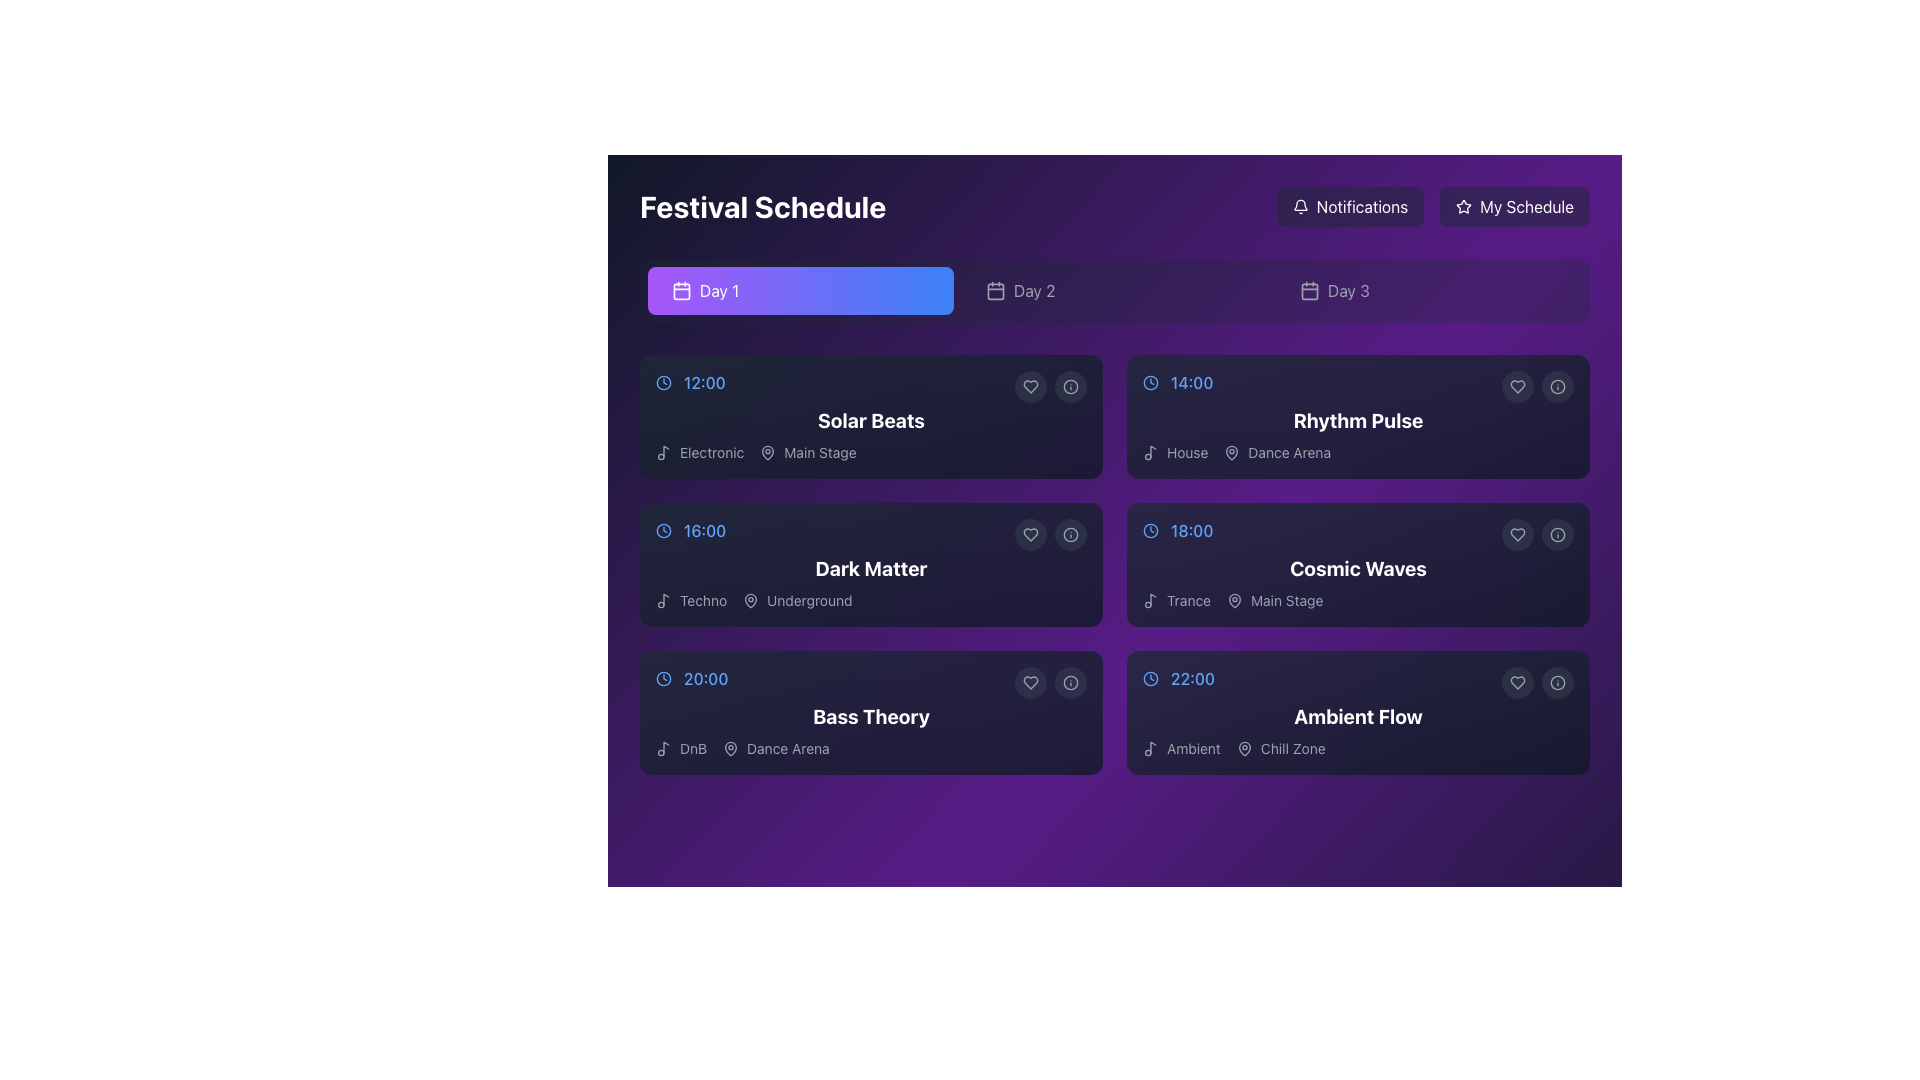 This screenshot has width=1920, height=1080. What do you see at coordinates (1031, 386) in the screenshot?
I see `the Outline heart icon located at the top right corner of the 'Solar Beats' event card` at bounding box center [1031, 386].